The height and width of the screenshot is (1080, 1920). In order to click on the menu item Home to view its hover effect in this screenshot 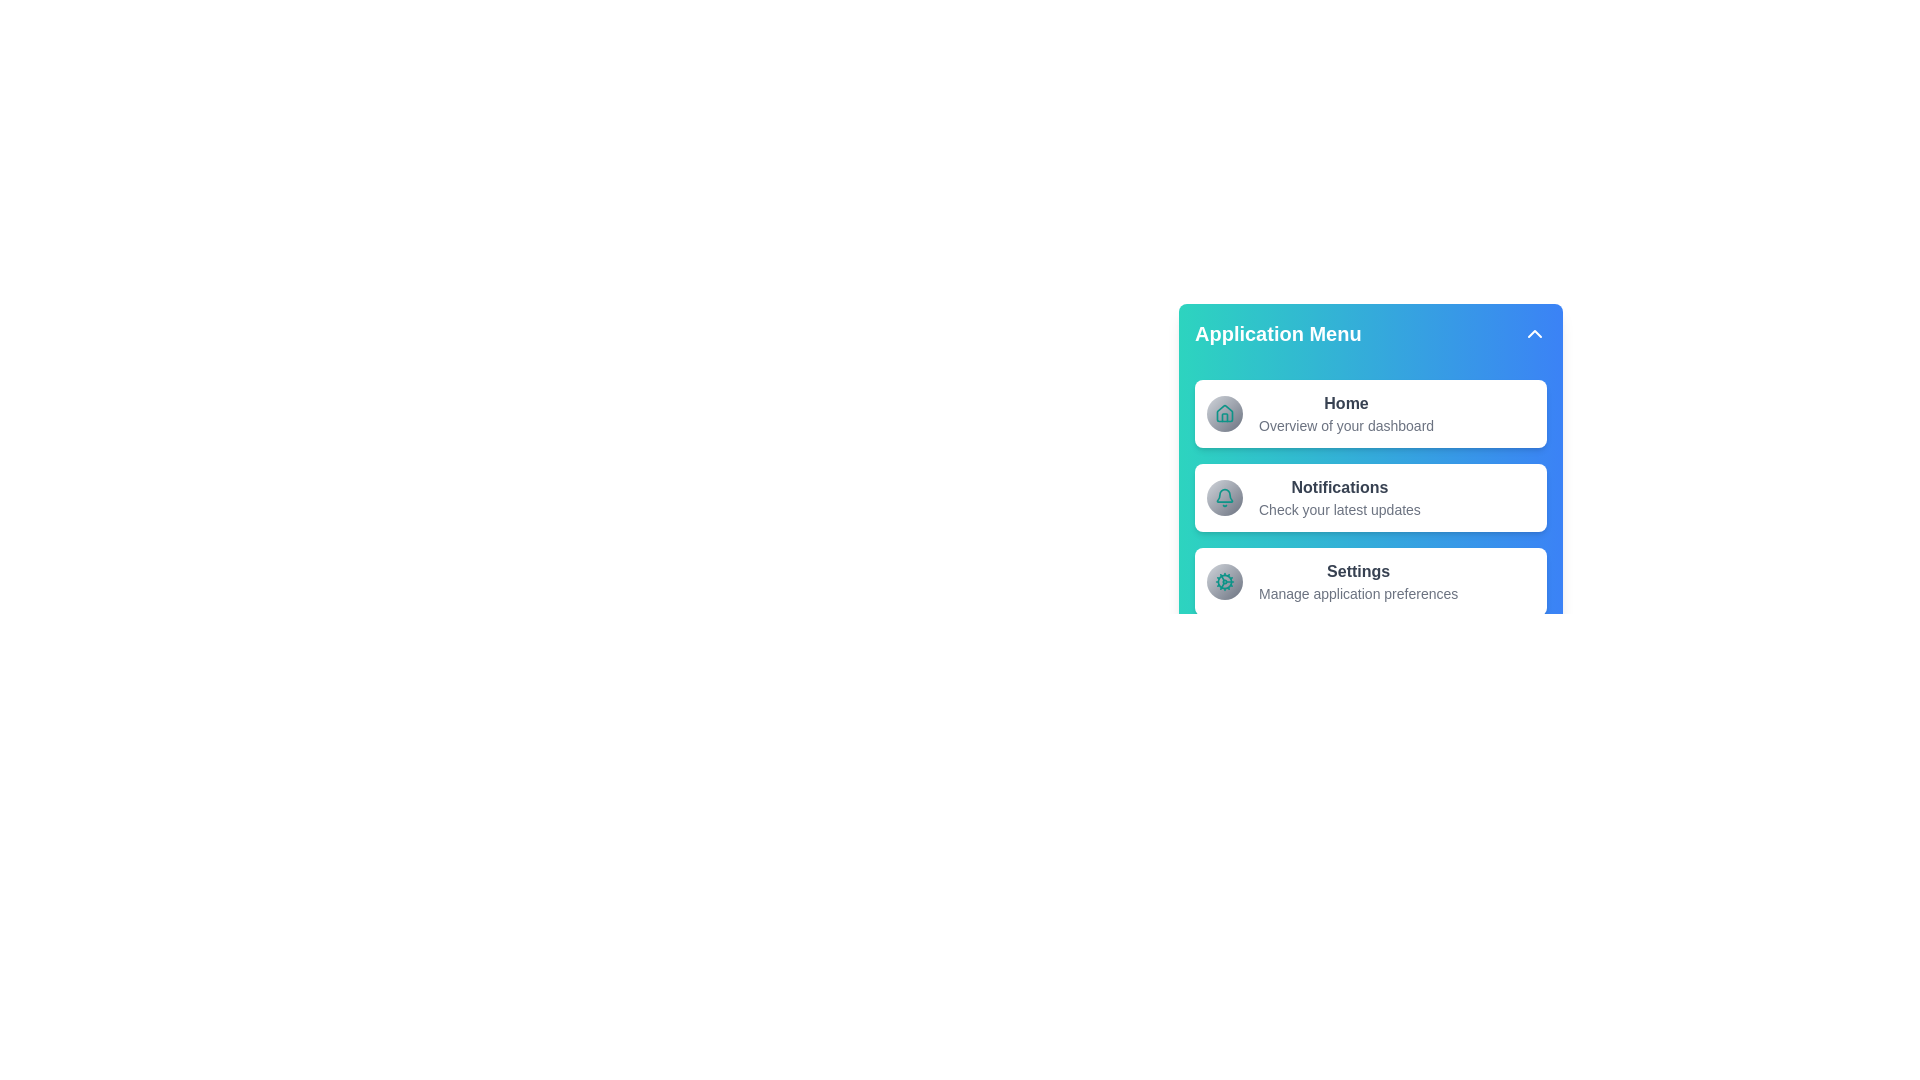, I will do `click(1370, 412)`.